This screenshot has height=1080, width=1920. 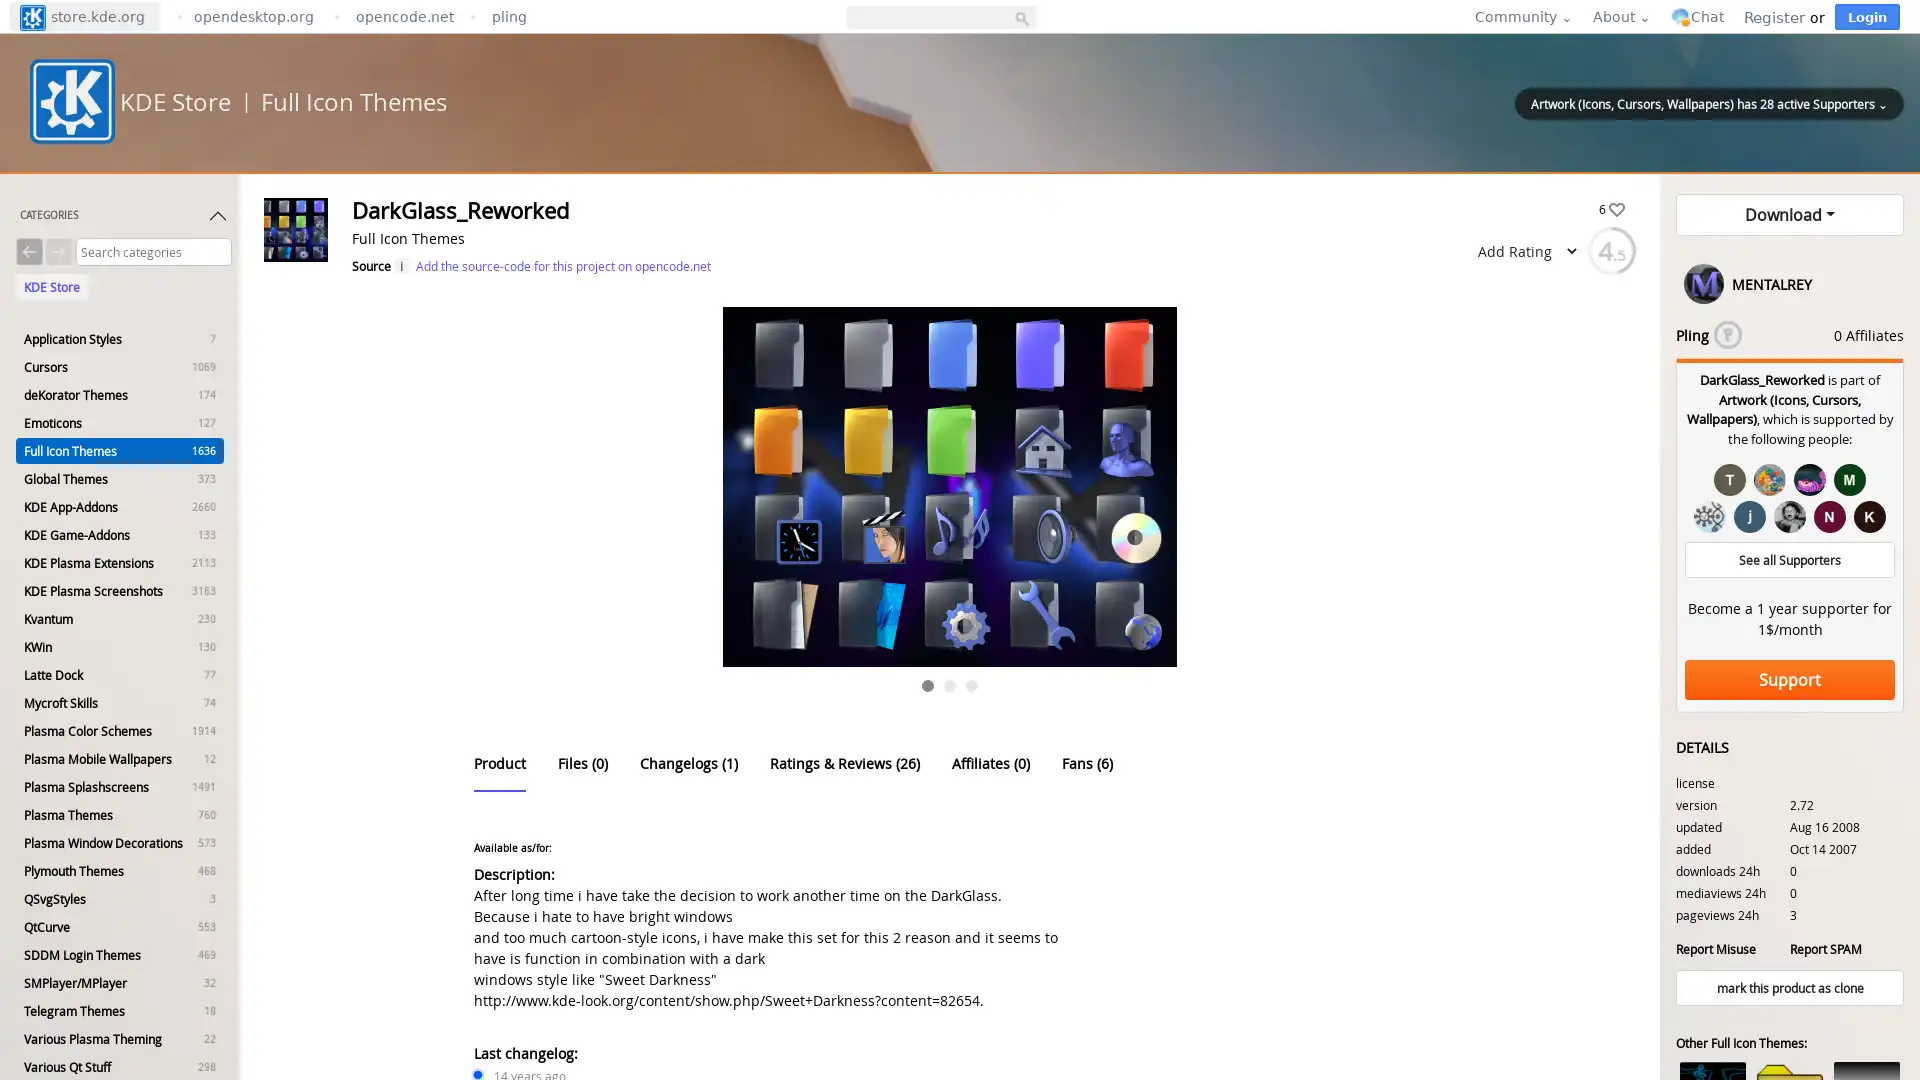 I want to click on Go to slide 2, so click(x=949, y=685).